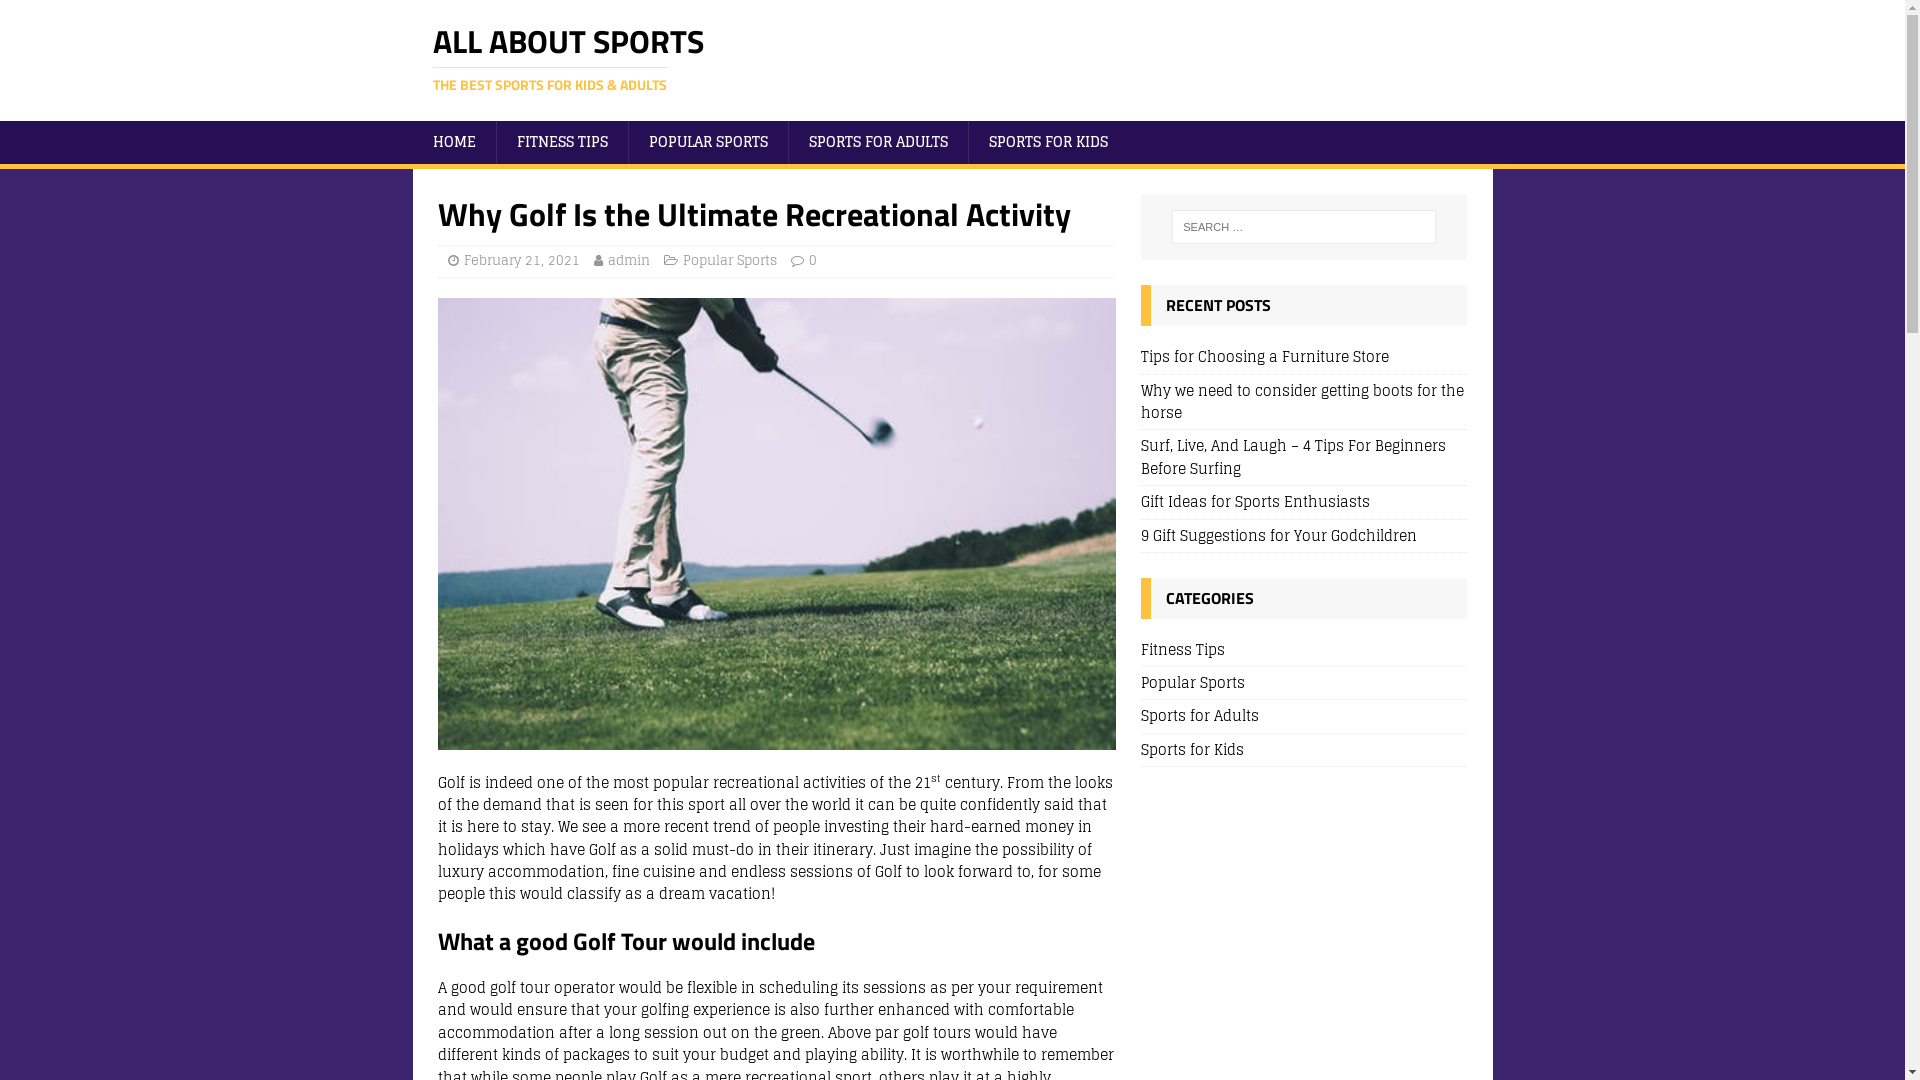  Describe the element at coordinates (776, 523) in the screenshot. I see `'46'` at that location.